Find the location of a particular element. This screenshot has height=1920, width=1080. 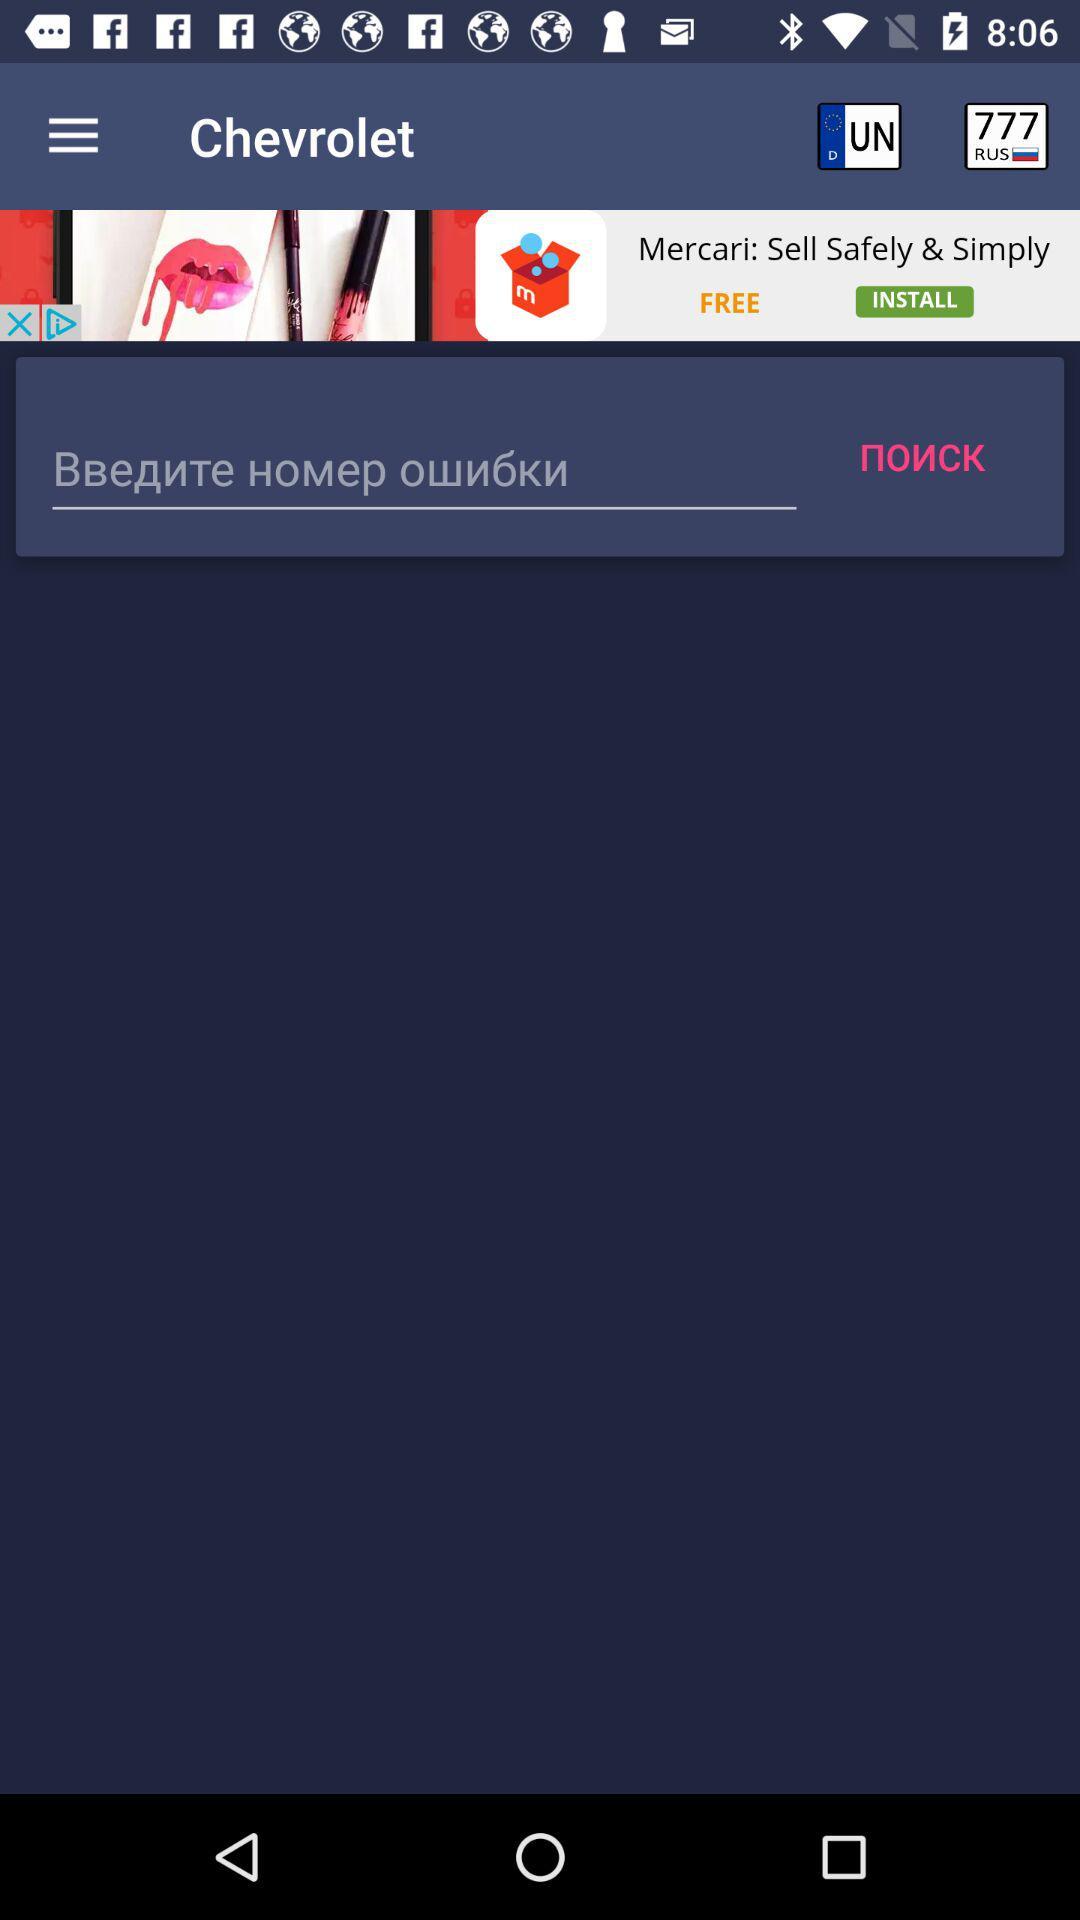

visit the advertiser page is located at coordinates (540, 274).